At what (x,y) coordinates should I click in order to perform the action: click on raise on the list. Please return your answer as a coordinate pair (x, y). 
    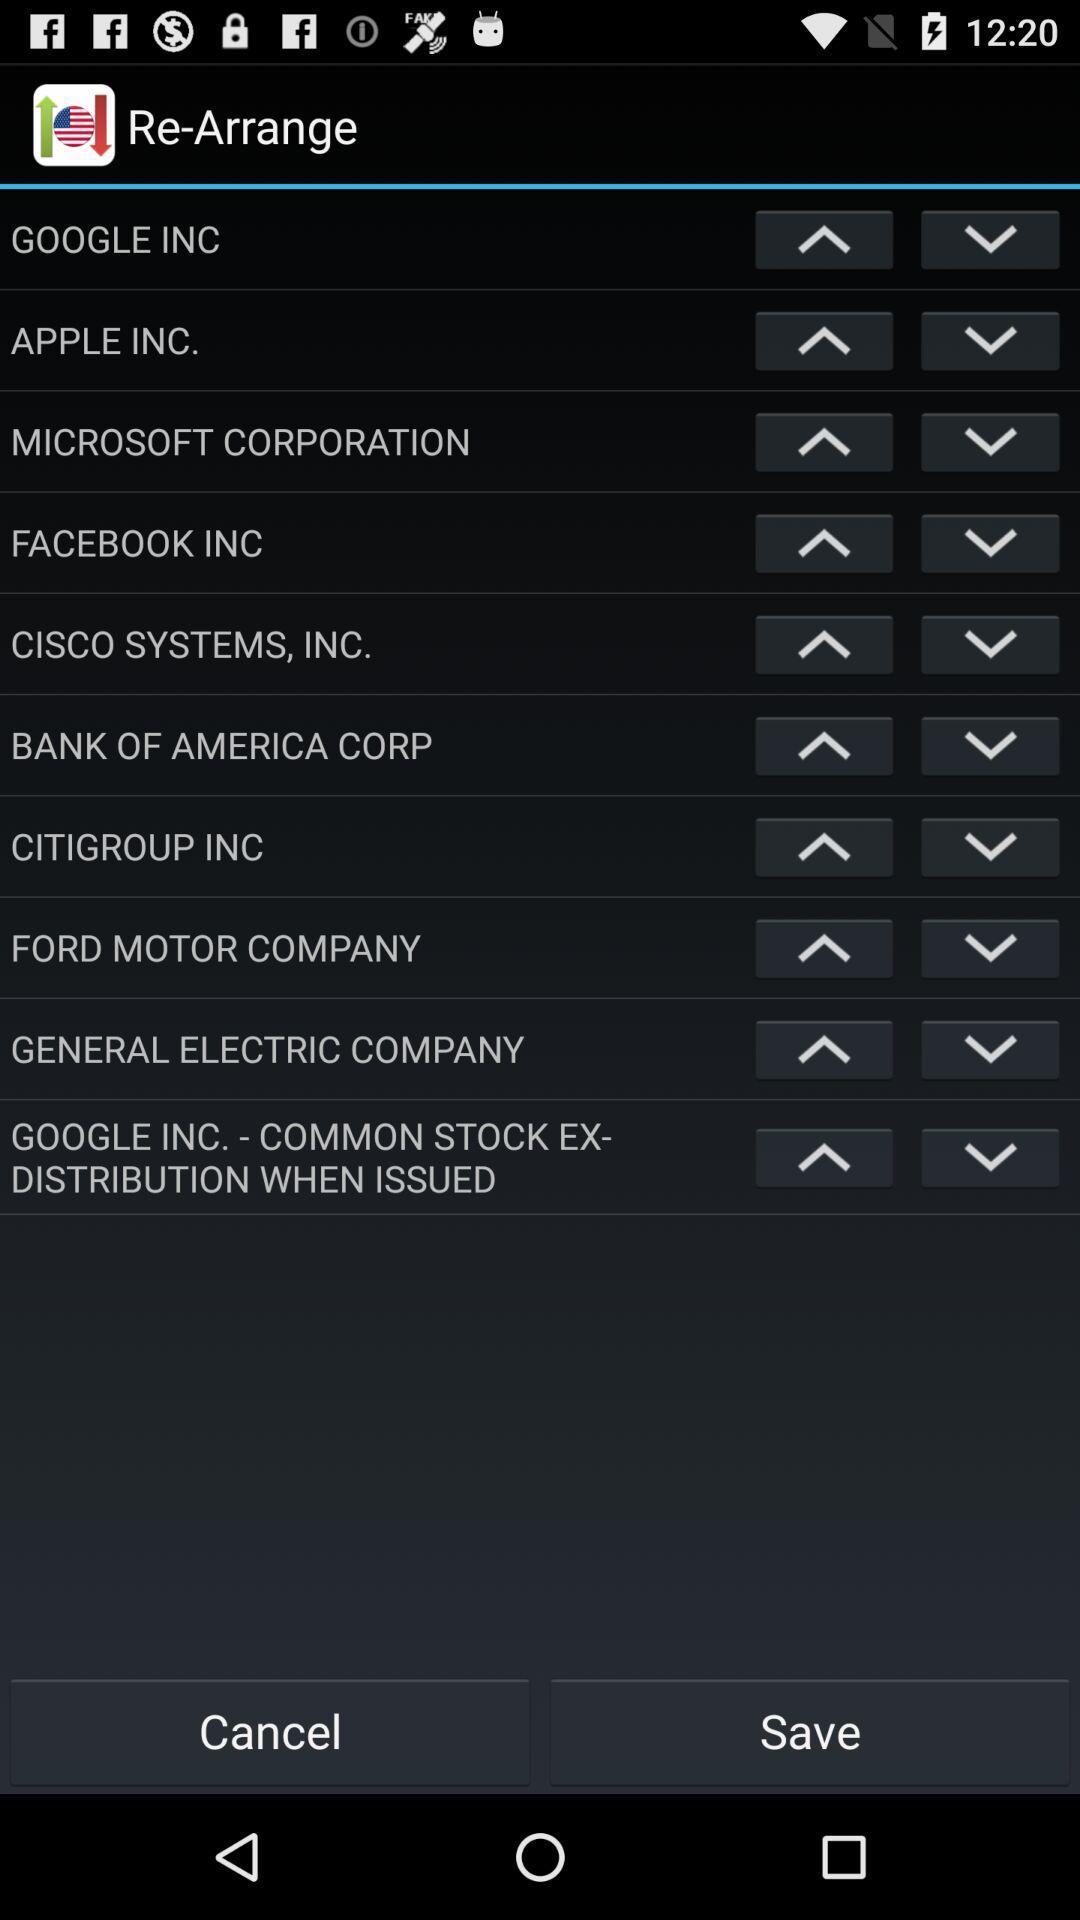
    Looking at the image, I should click on (824, 542).